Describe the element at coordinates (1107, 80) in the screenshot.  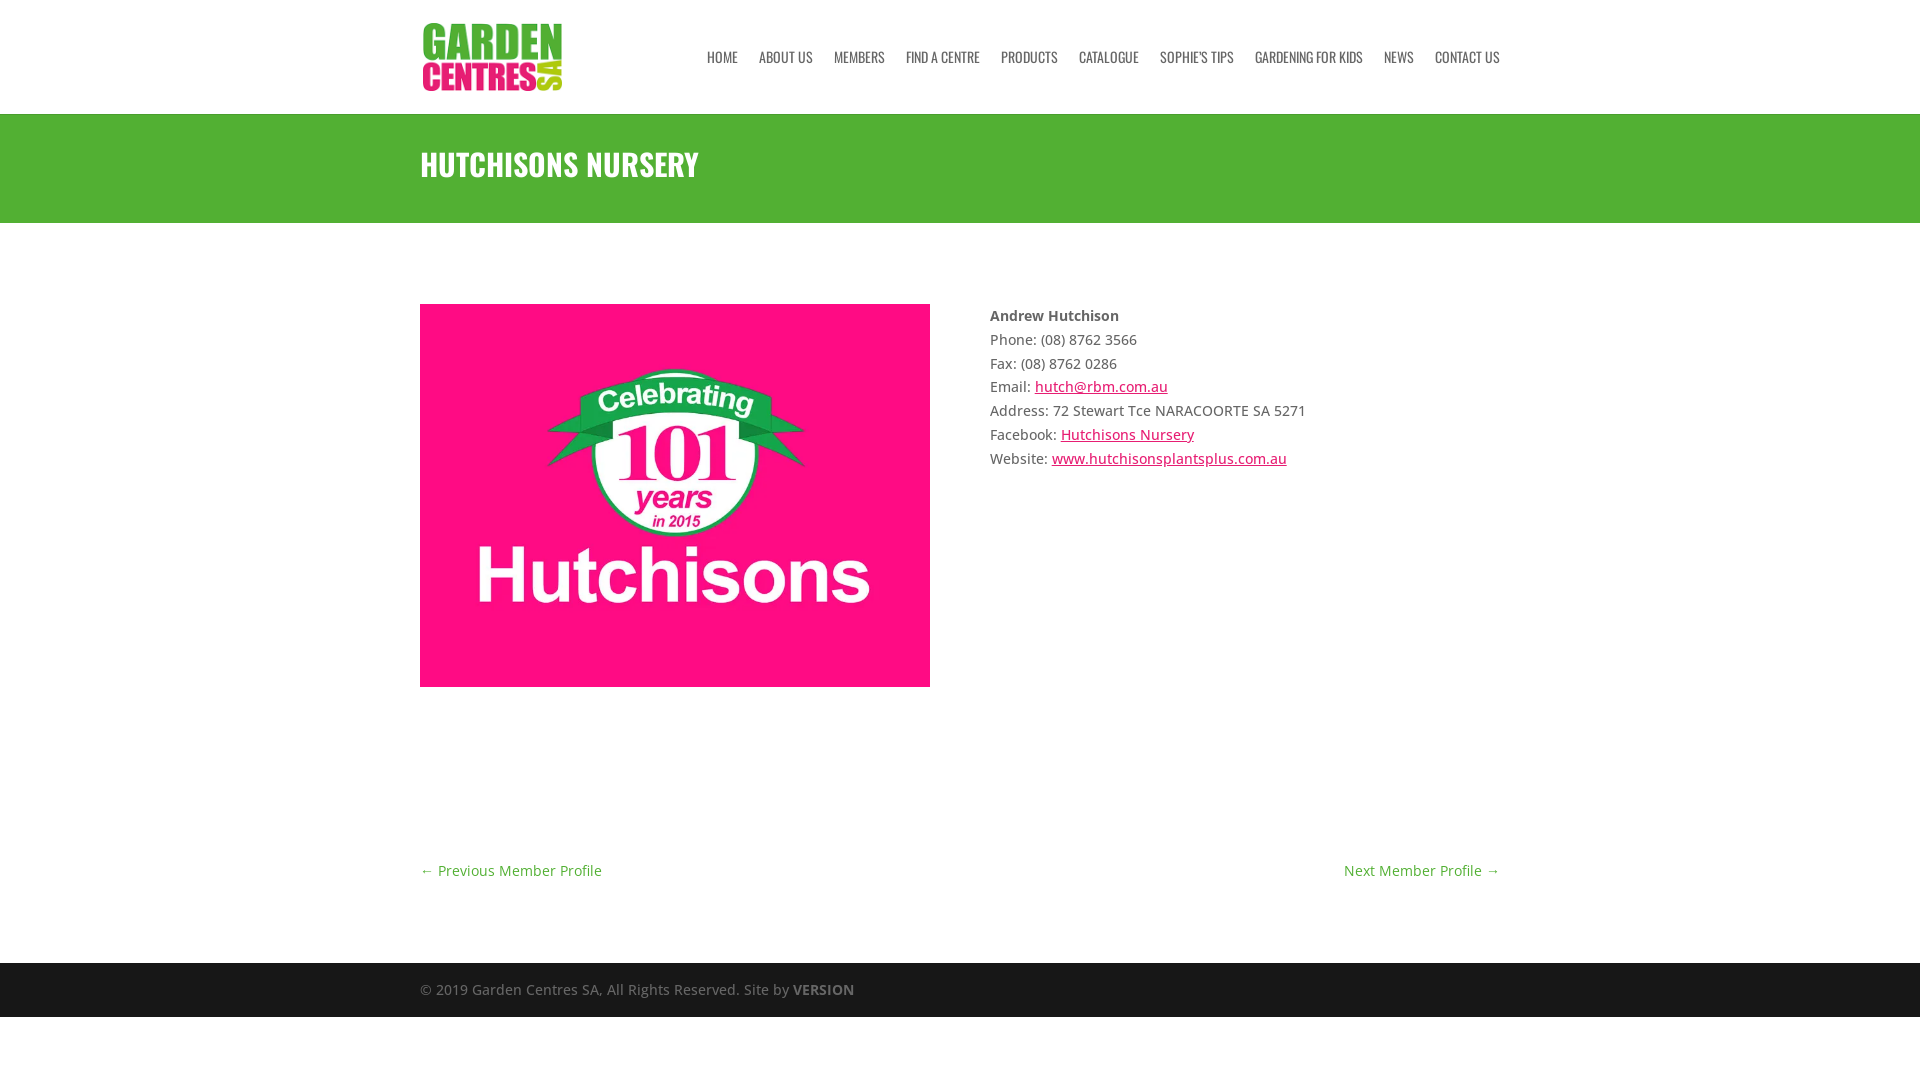
I see `'CATALOGUE'` at that location.